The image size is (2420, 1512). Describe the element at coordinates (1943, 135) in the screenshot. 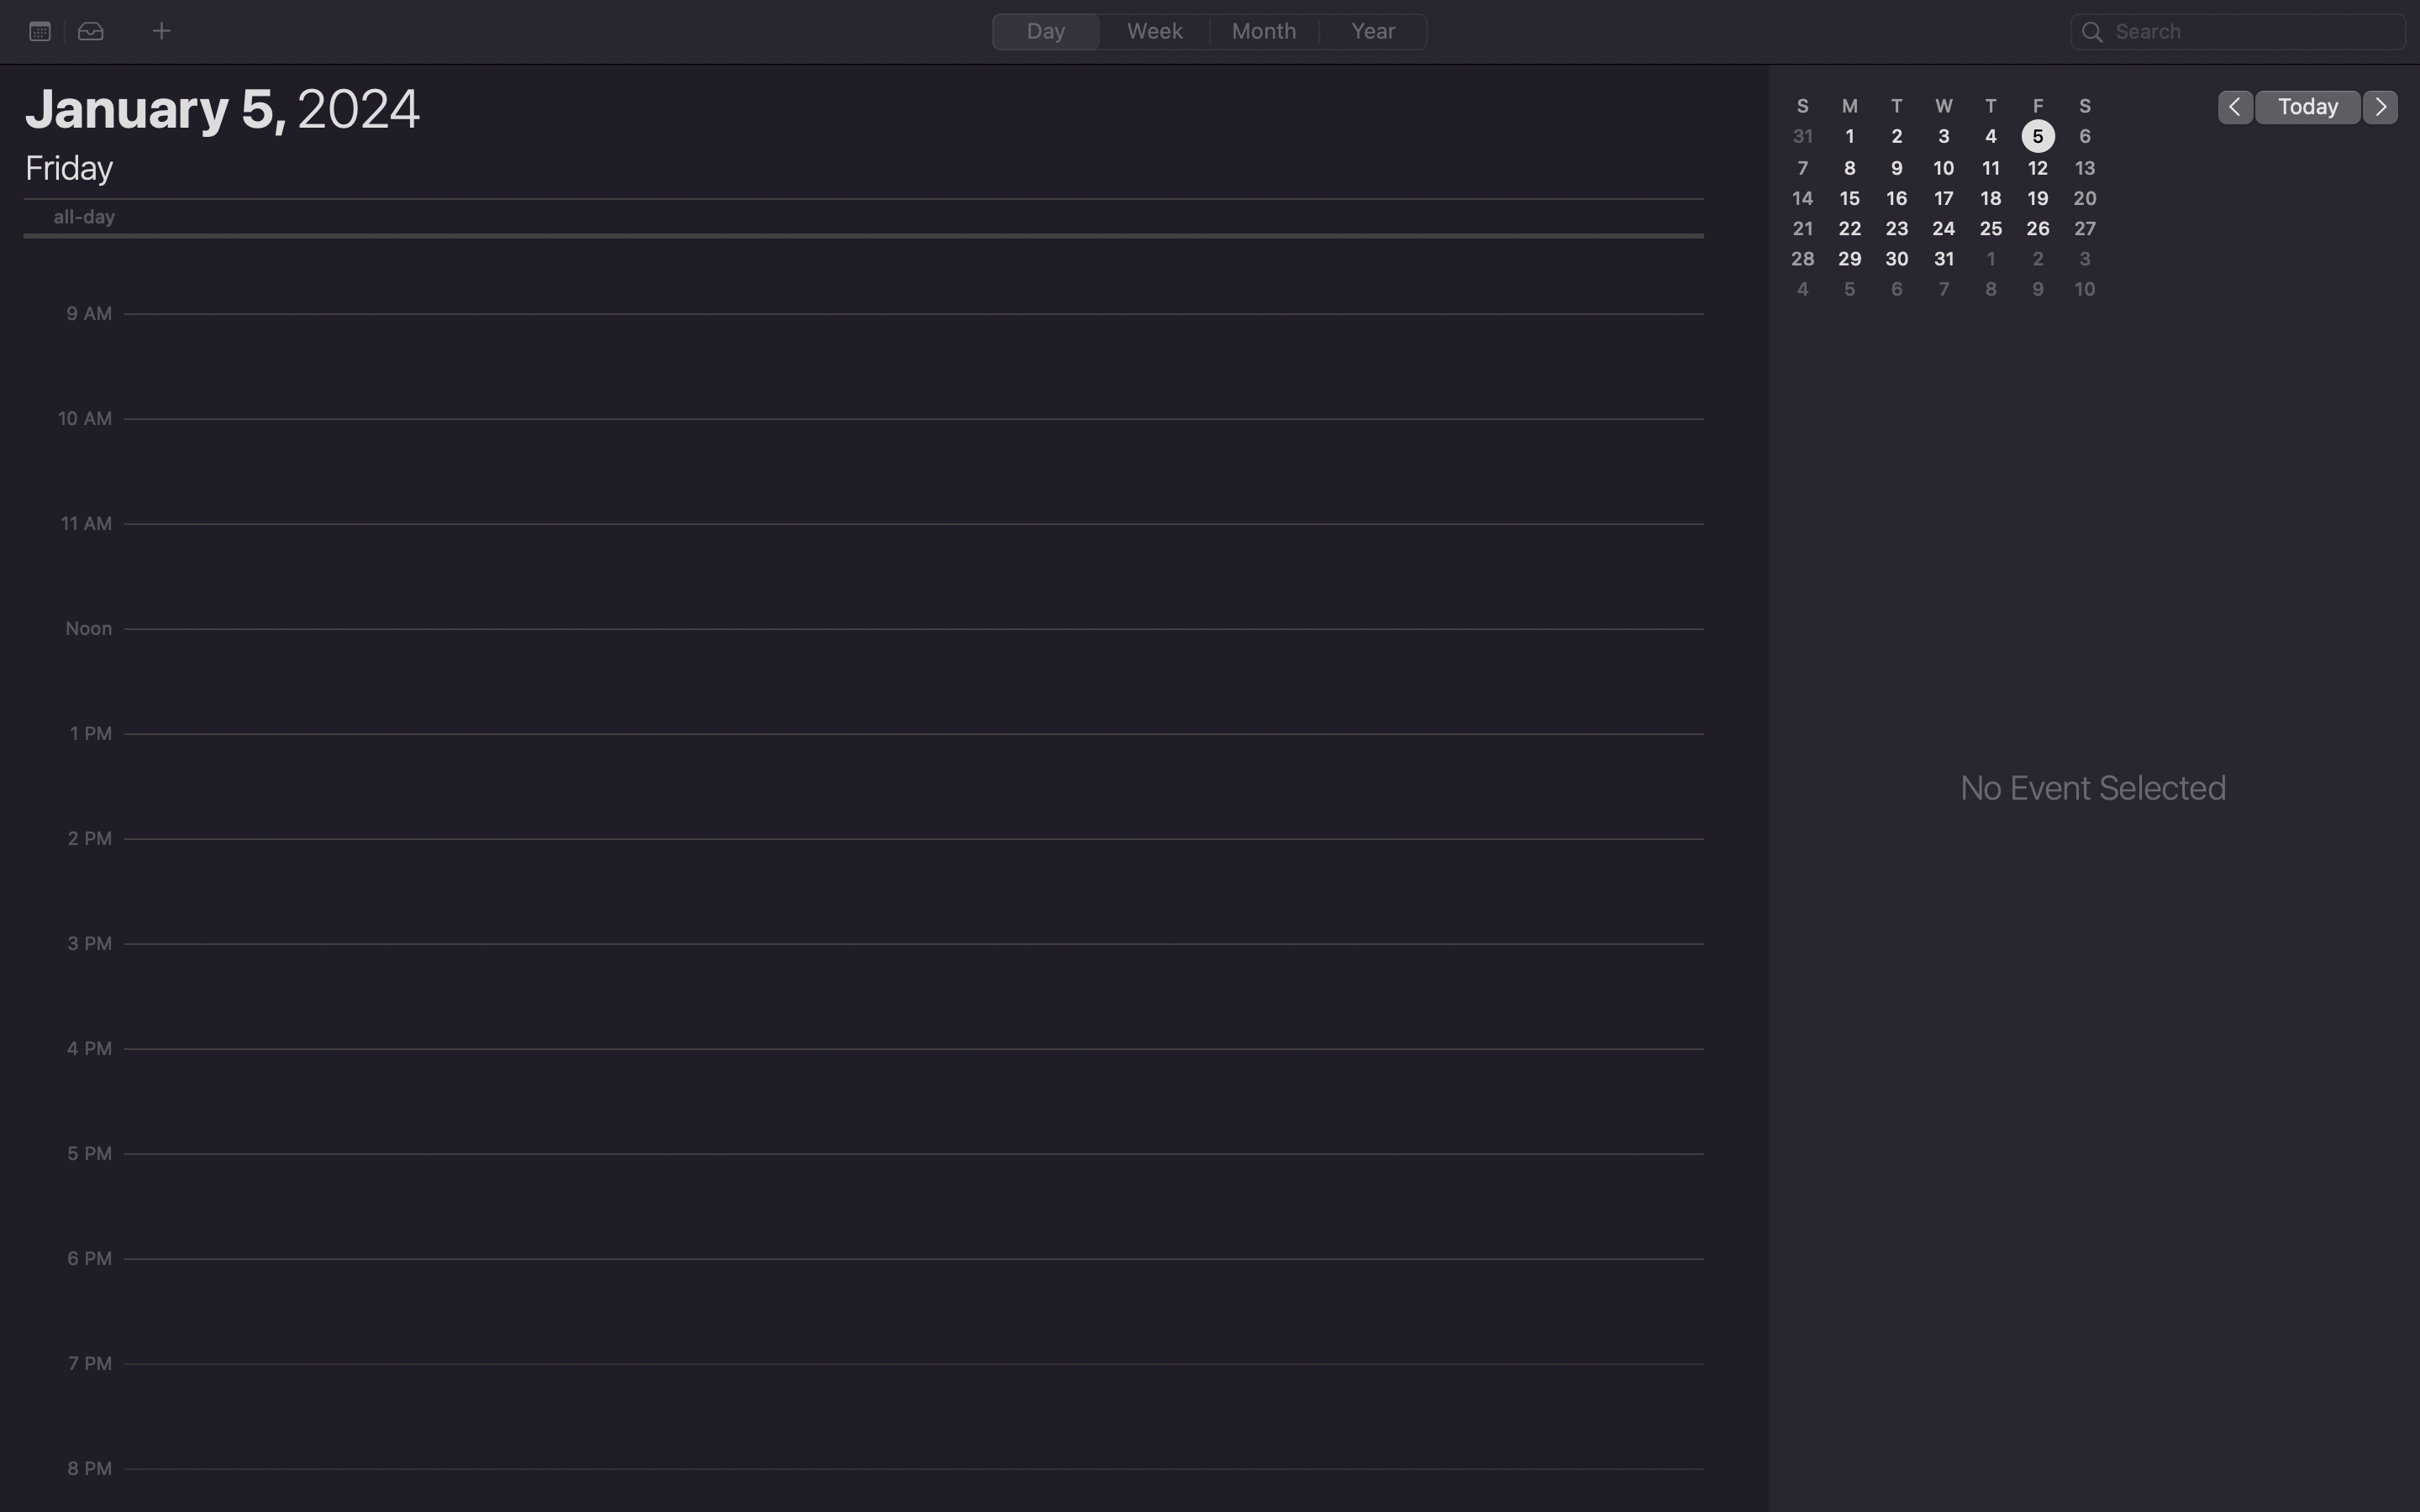

I see `the date 3` at that location.